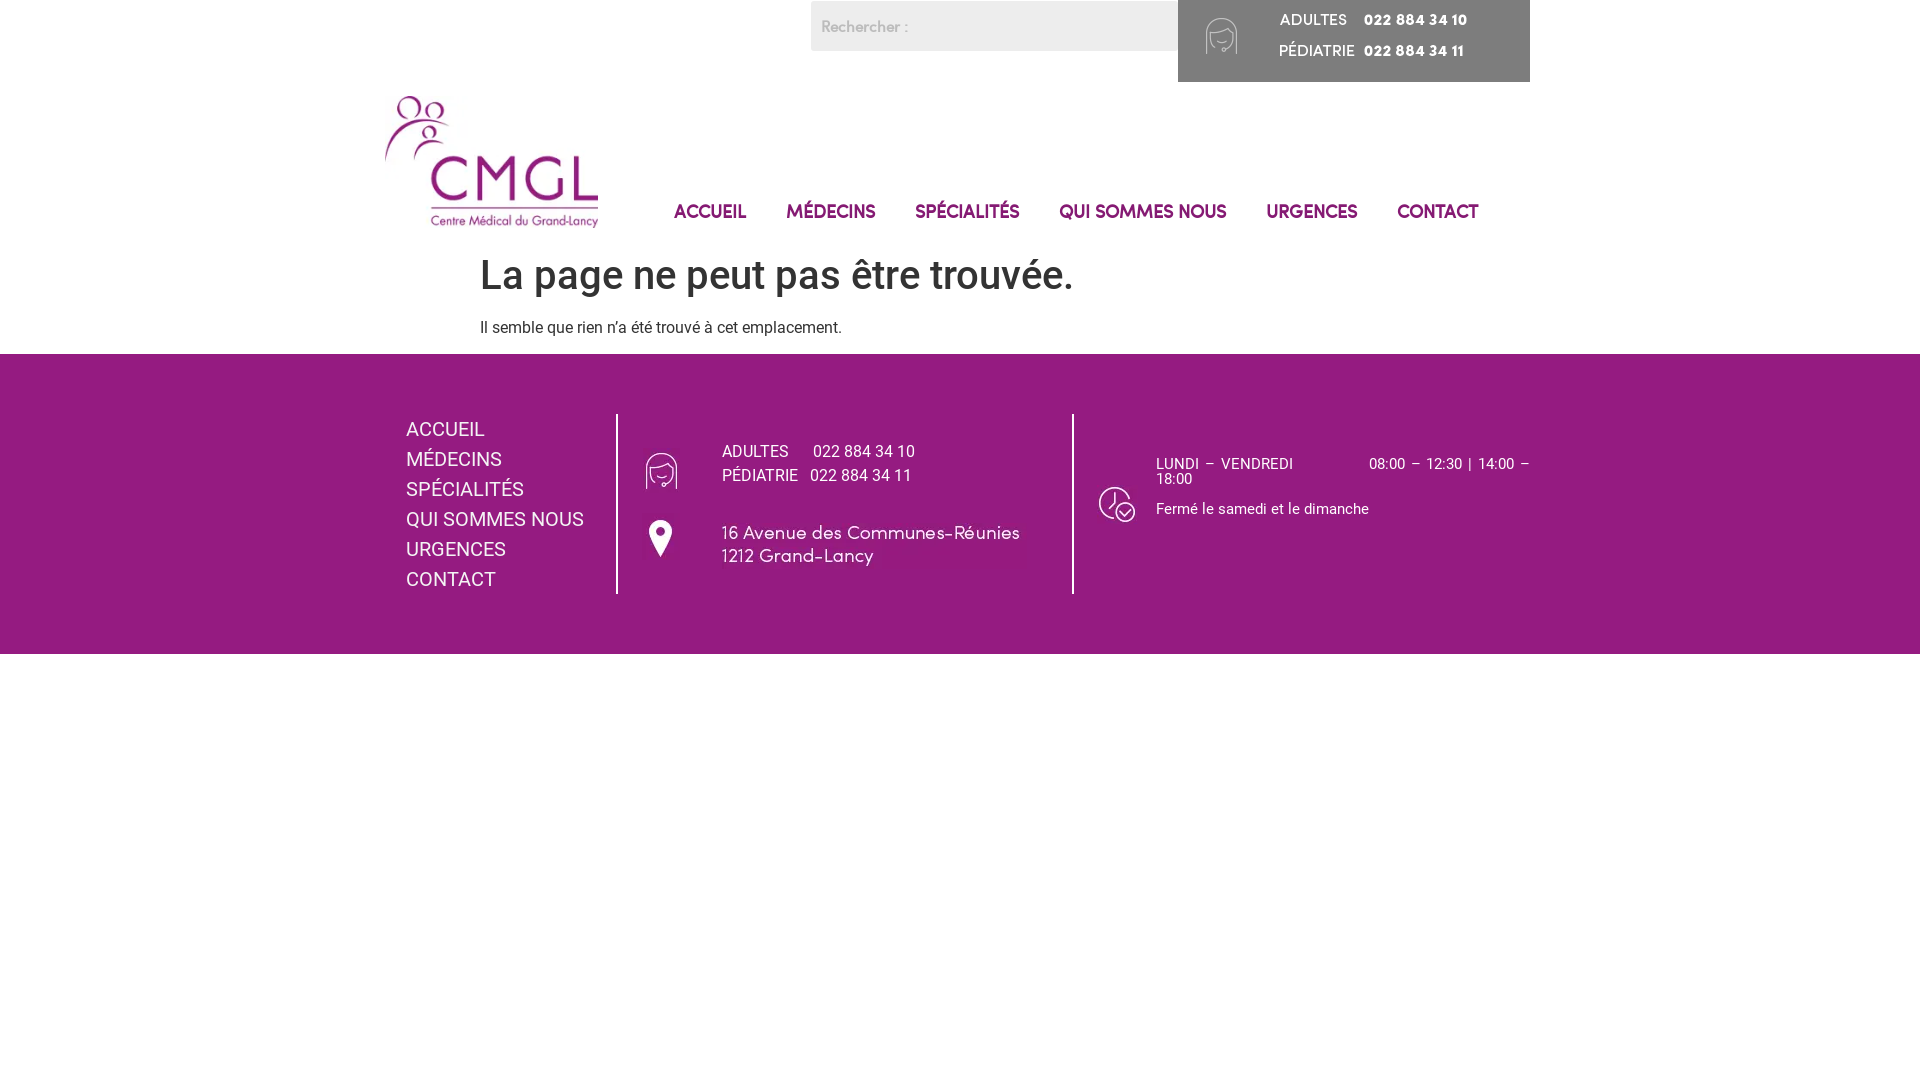 The image size is (1920, 1080). Describe the element at coordinates (502, 518) in the screenshot. I see `'QUI SOMMES NOUS'` at that location.